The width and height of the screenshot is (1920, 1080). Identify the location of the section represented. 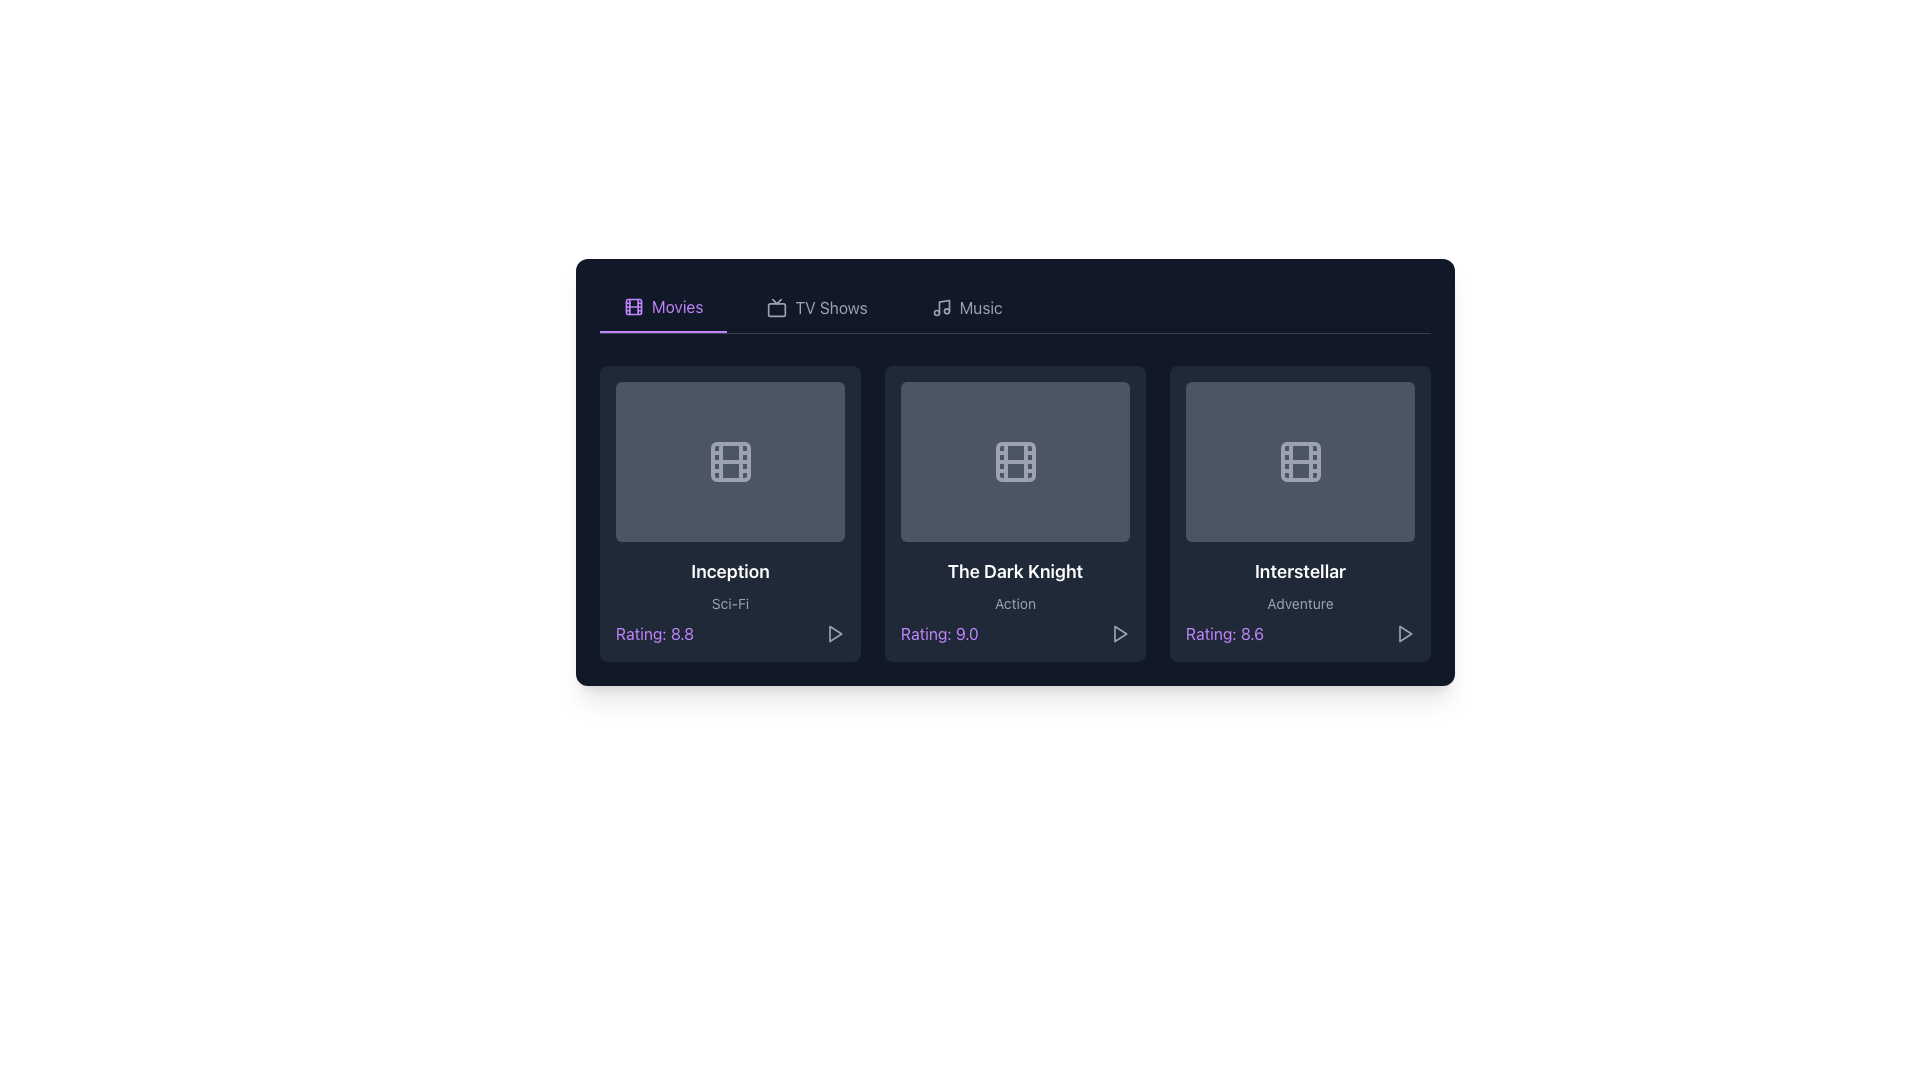
(776, 308).